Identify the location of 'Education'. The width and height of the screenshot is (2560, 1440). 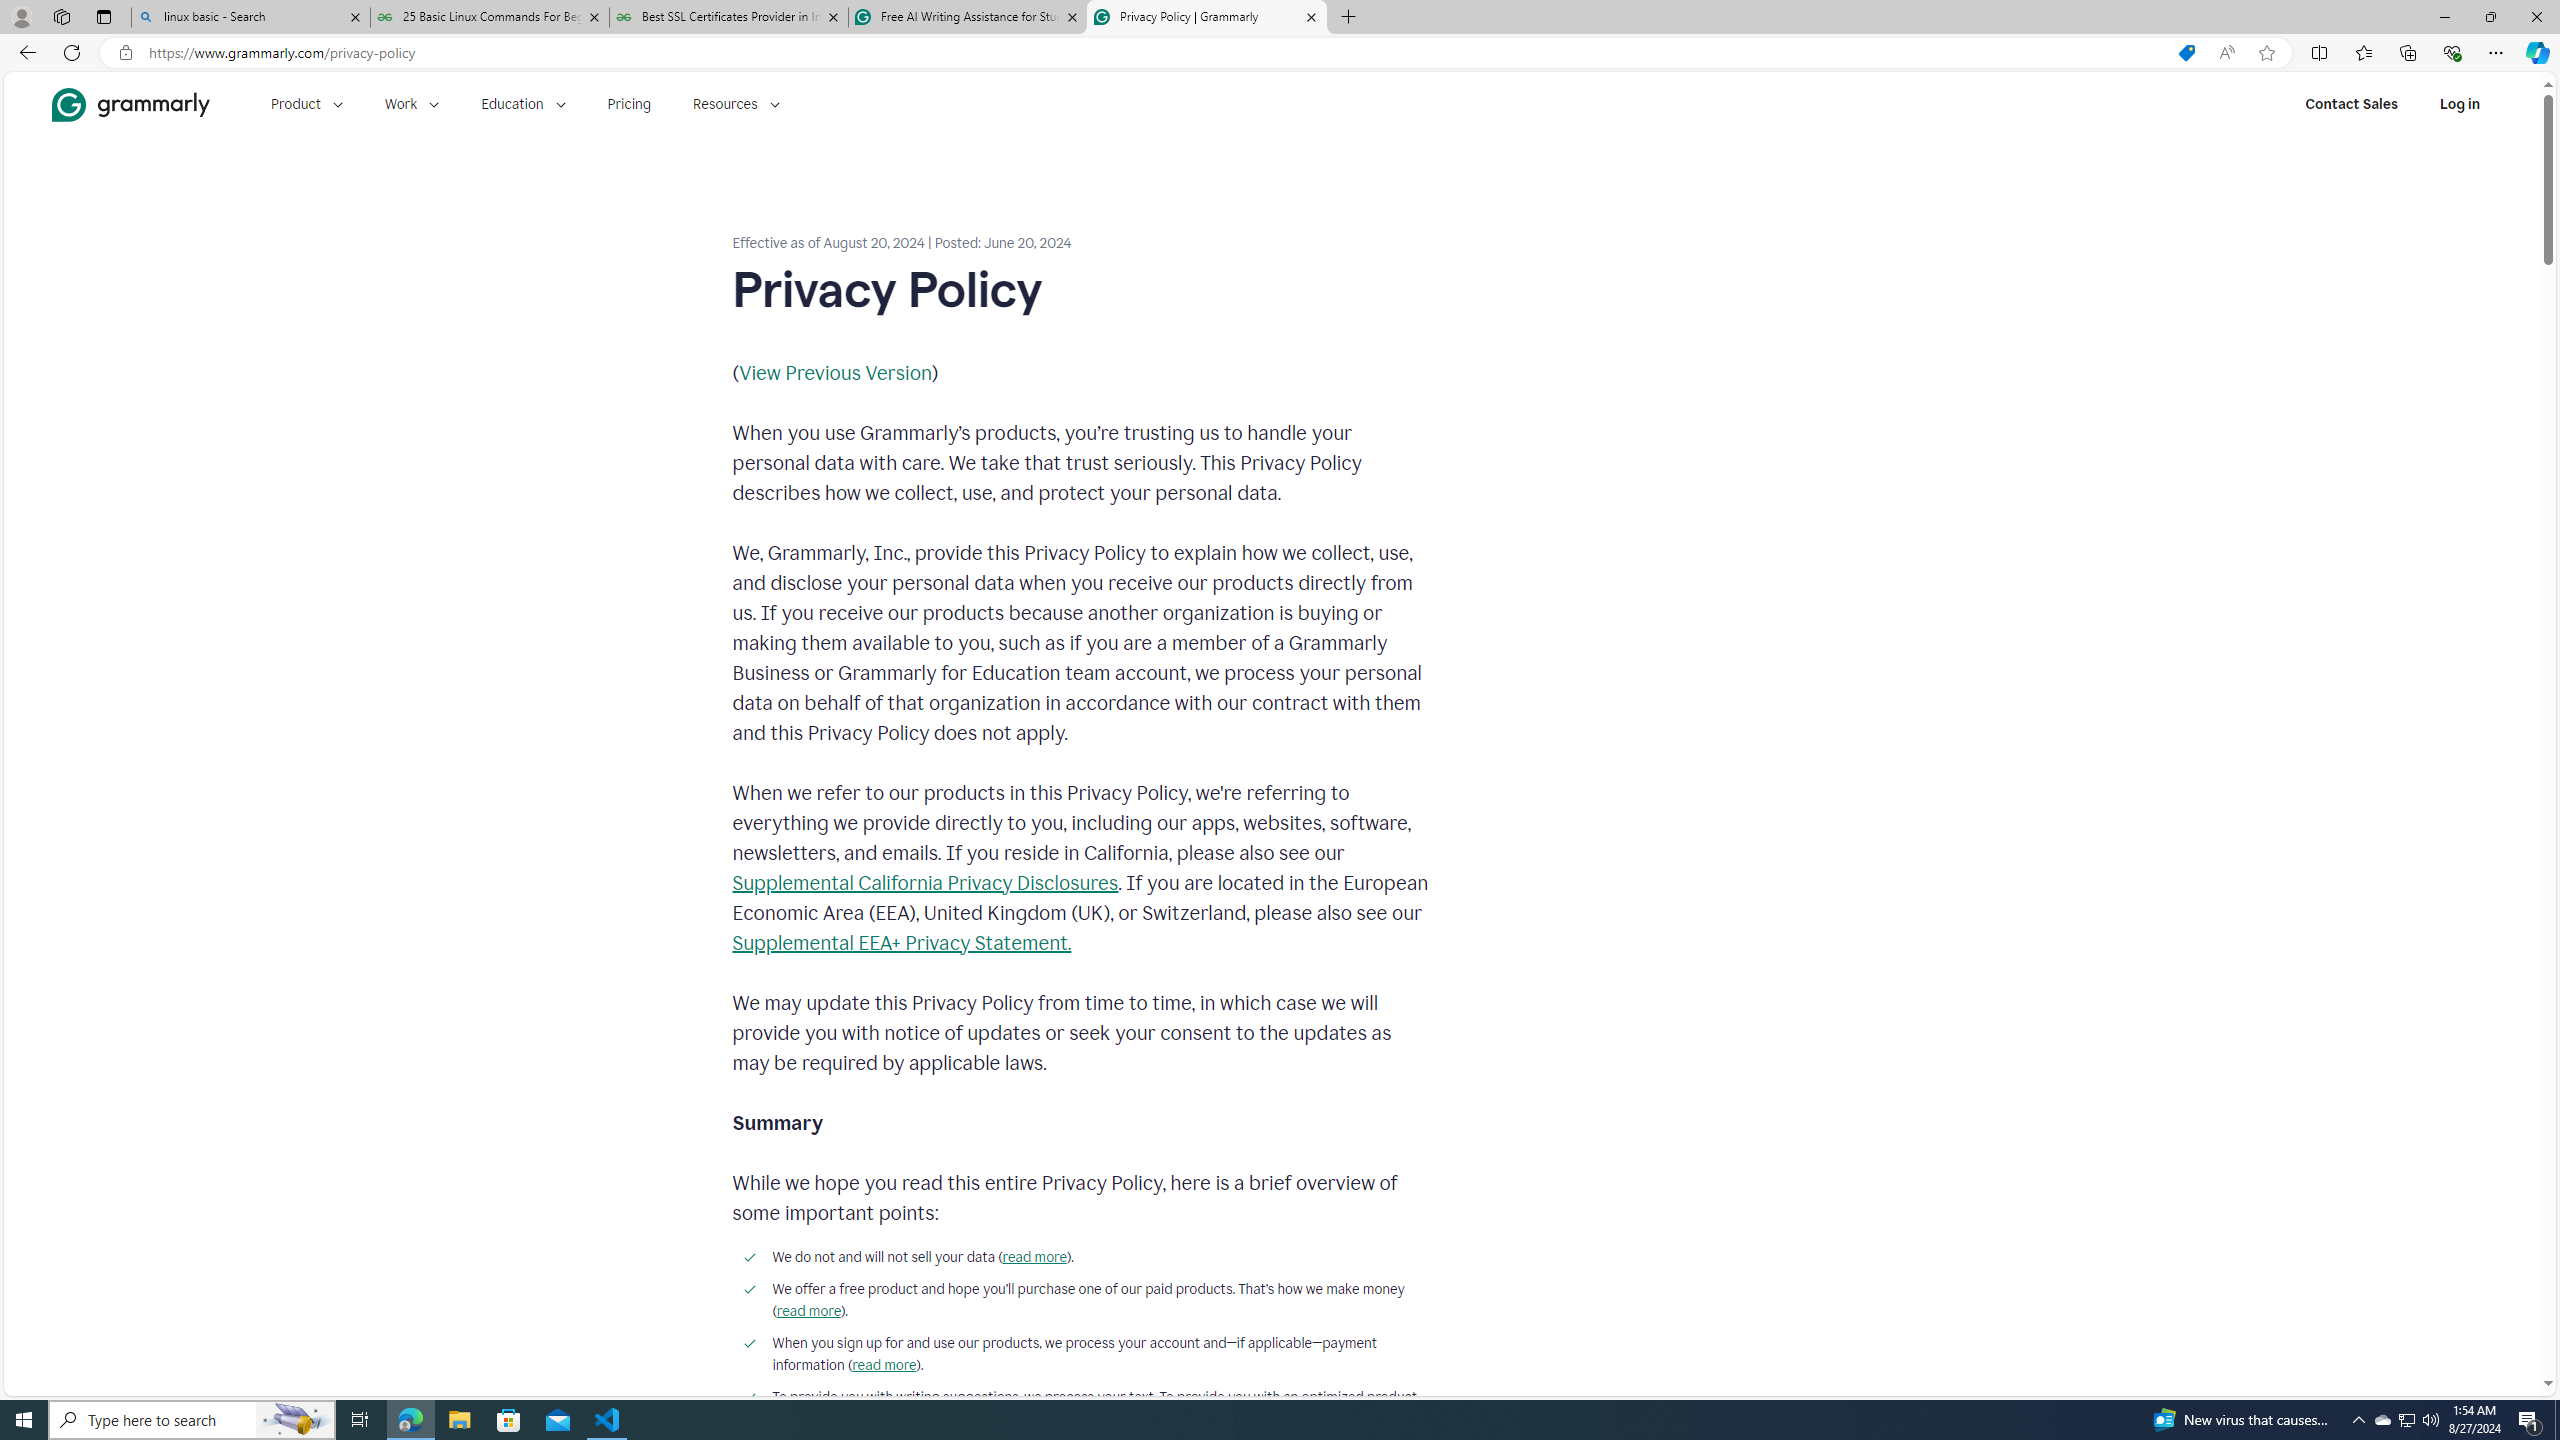
(522, 103).